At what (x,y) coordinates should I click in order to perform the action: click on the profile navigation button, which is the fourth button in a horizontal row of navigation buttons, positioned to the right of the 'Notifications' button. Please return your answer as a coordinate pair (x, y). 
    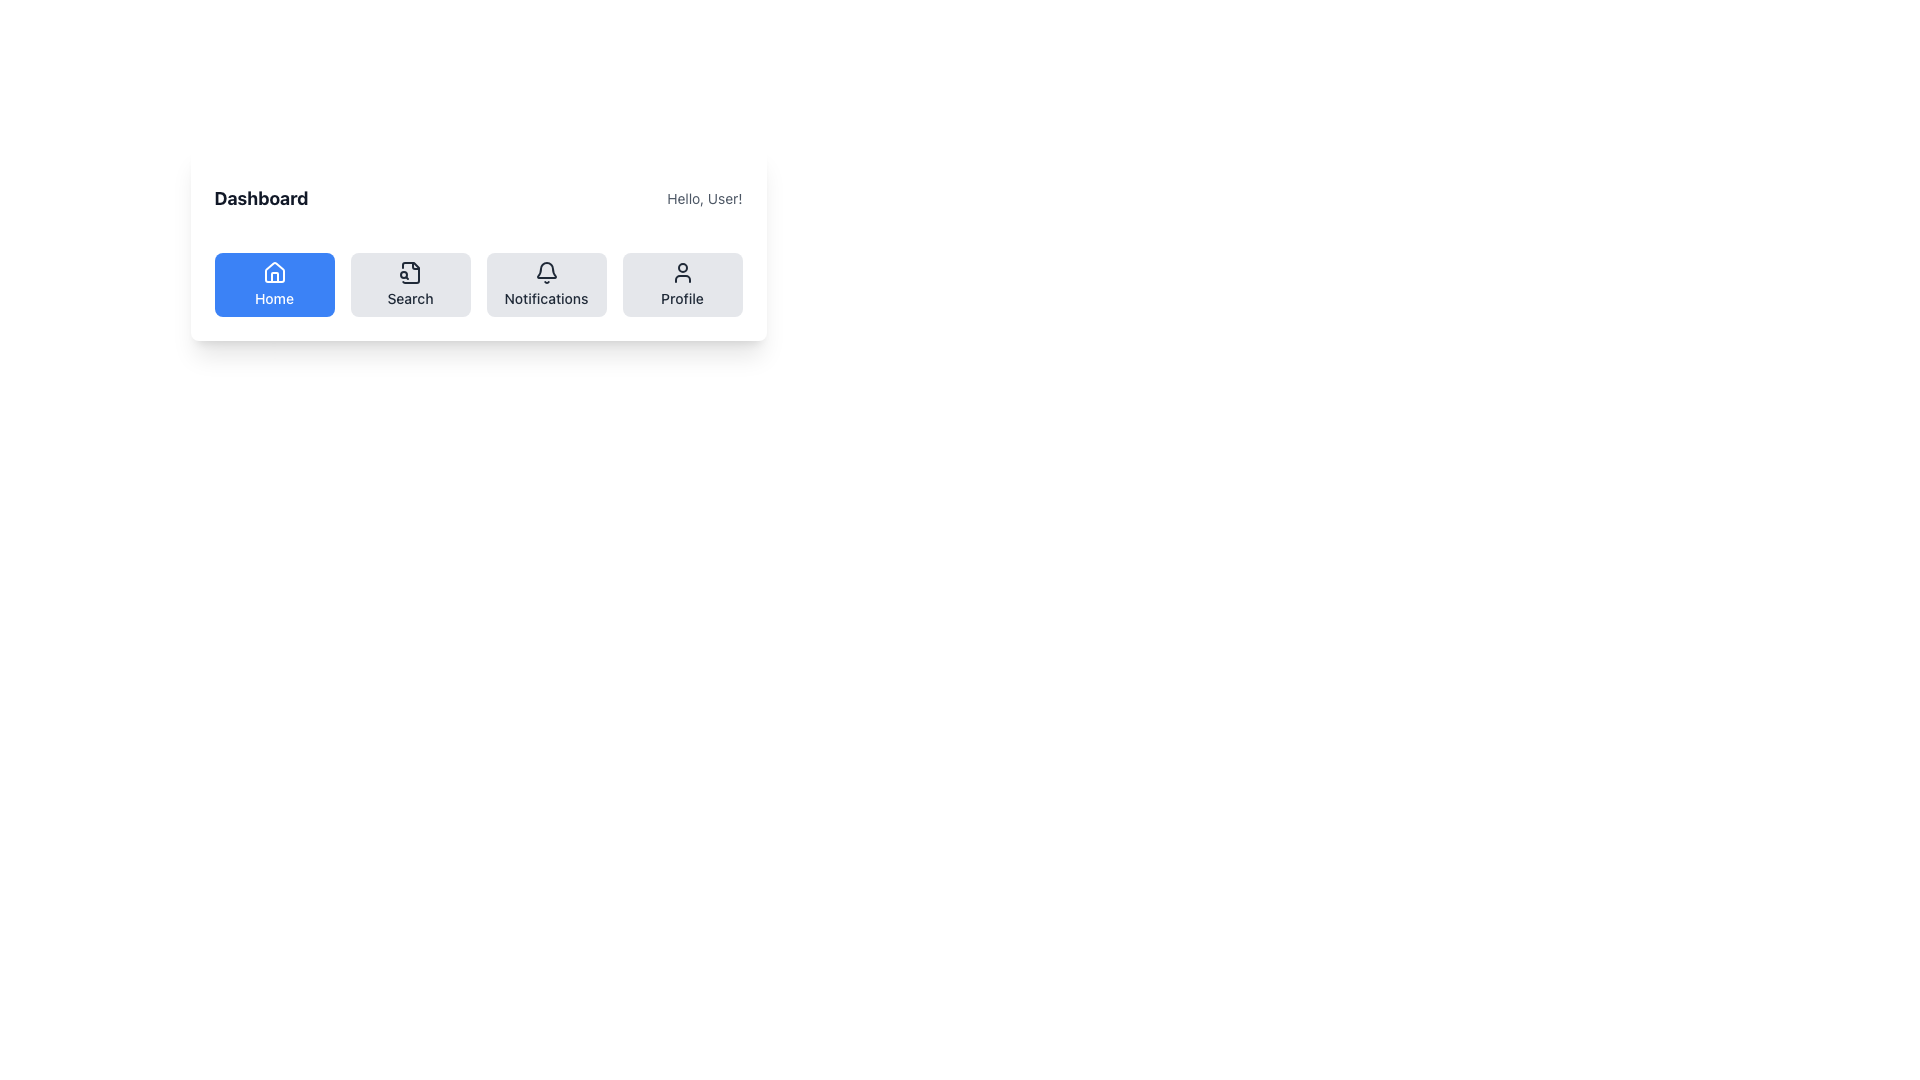
    Looking at the image, I should click on (682, 285).